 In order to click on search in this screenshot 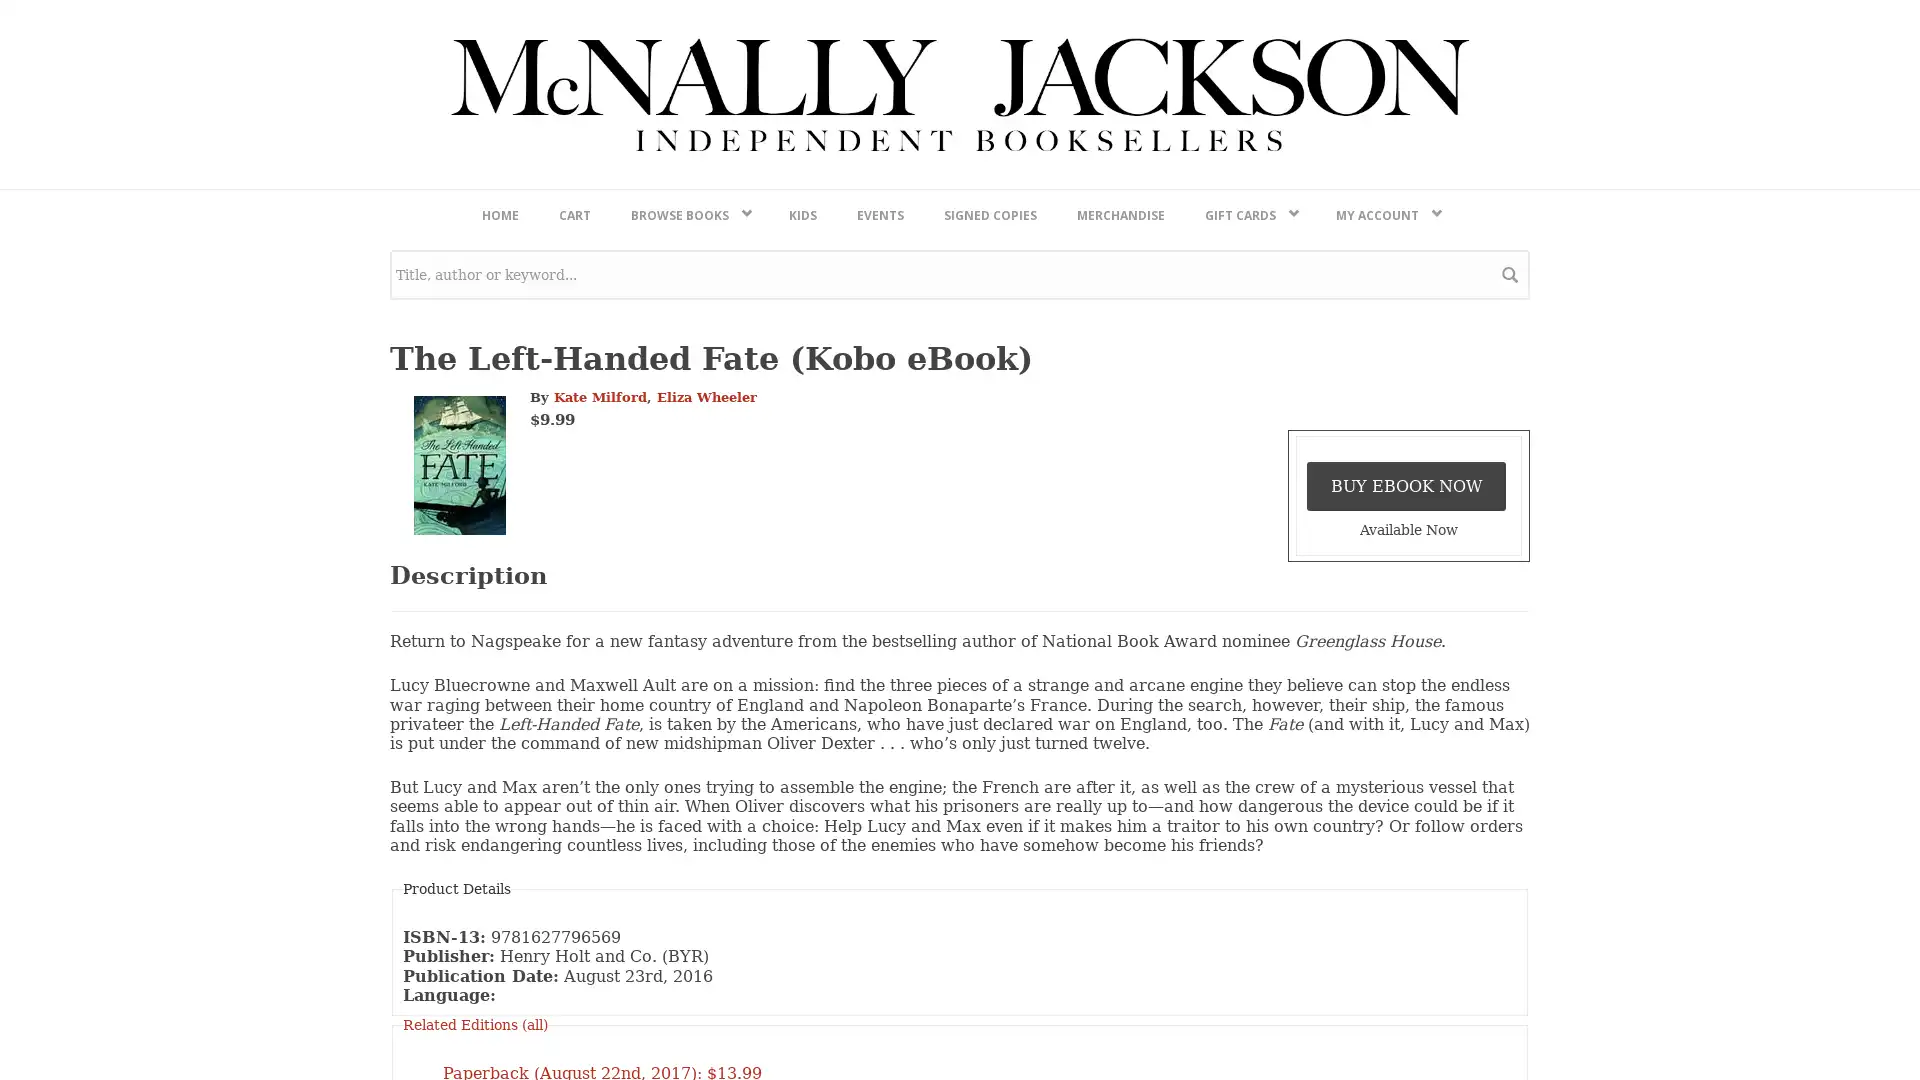, I will do `click(1510, 800)`.